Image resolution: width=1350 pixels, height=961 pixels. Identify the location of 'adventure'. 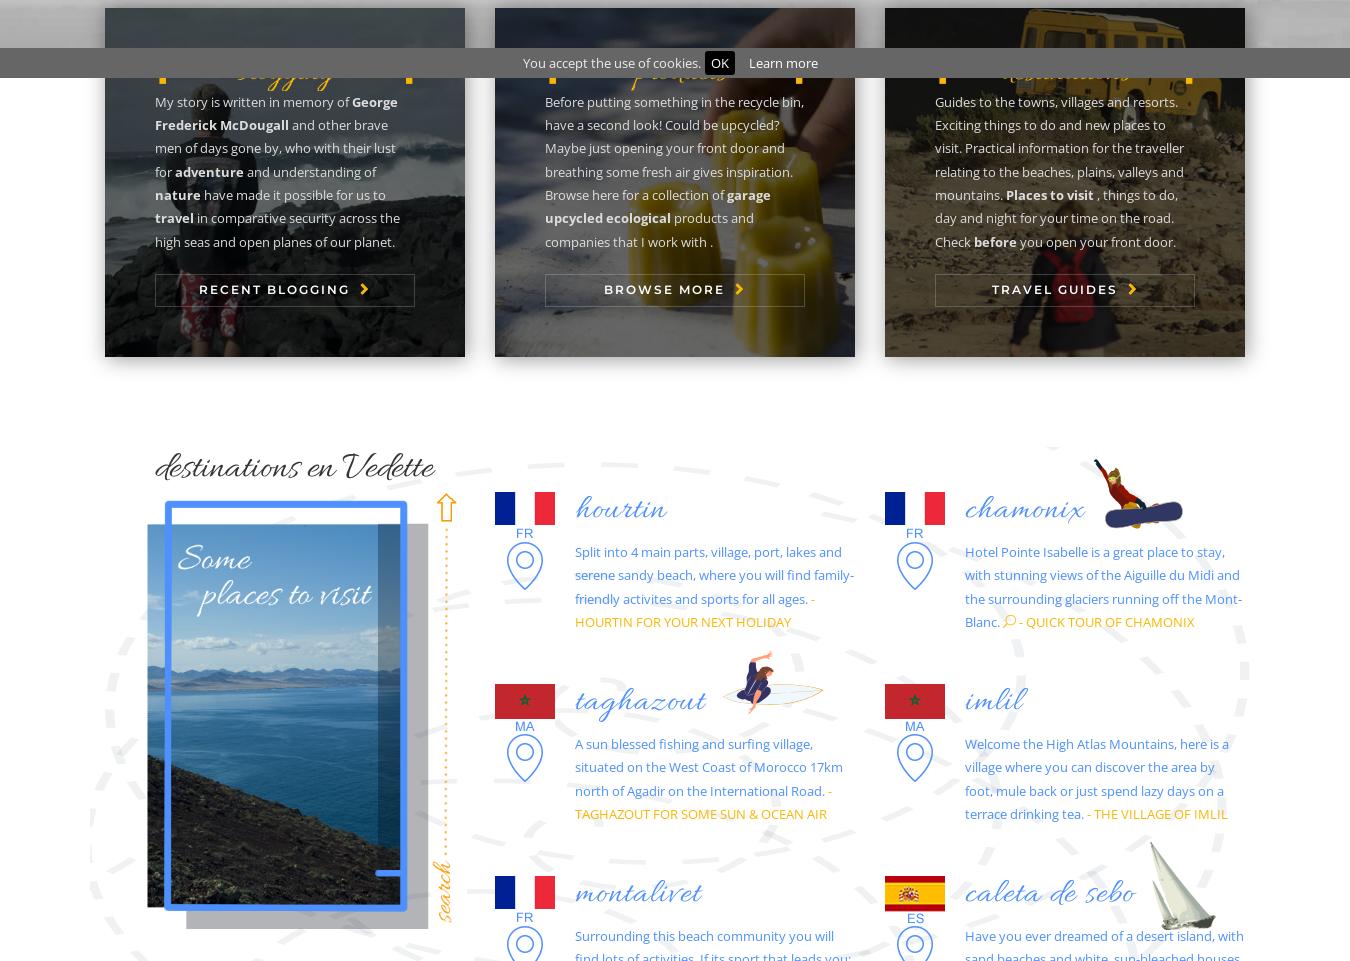
(174, 170).